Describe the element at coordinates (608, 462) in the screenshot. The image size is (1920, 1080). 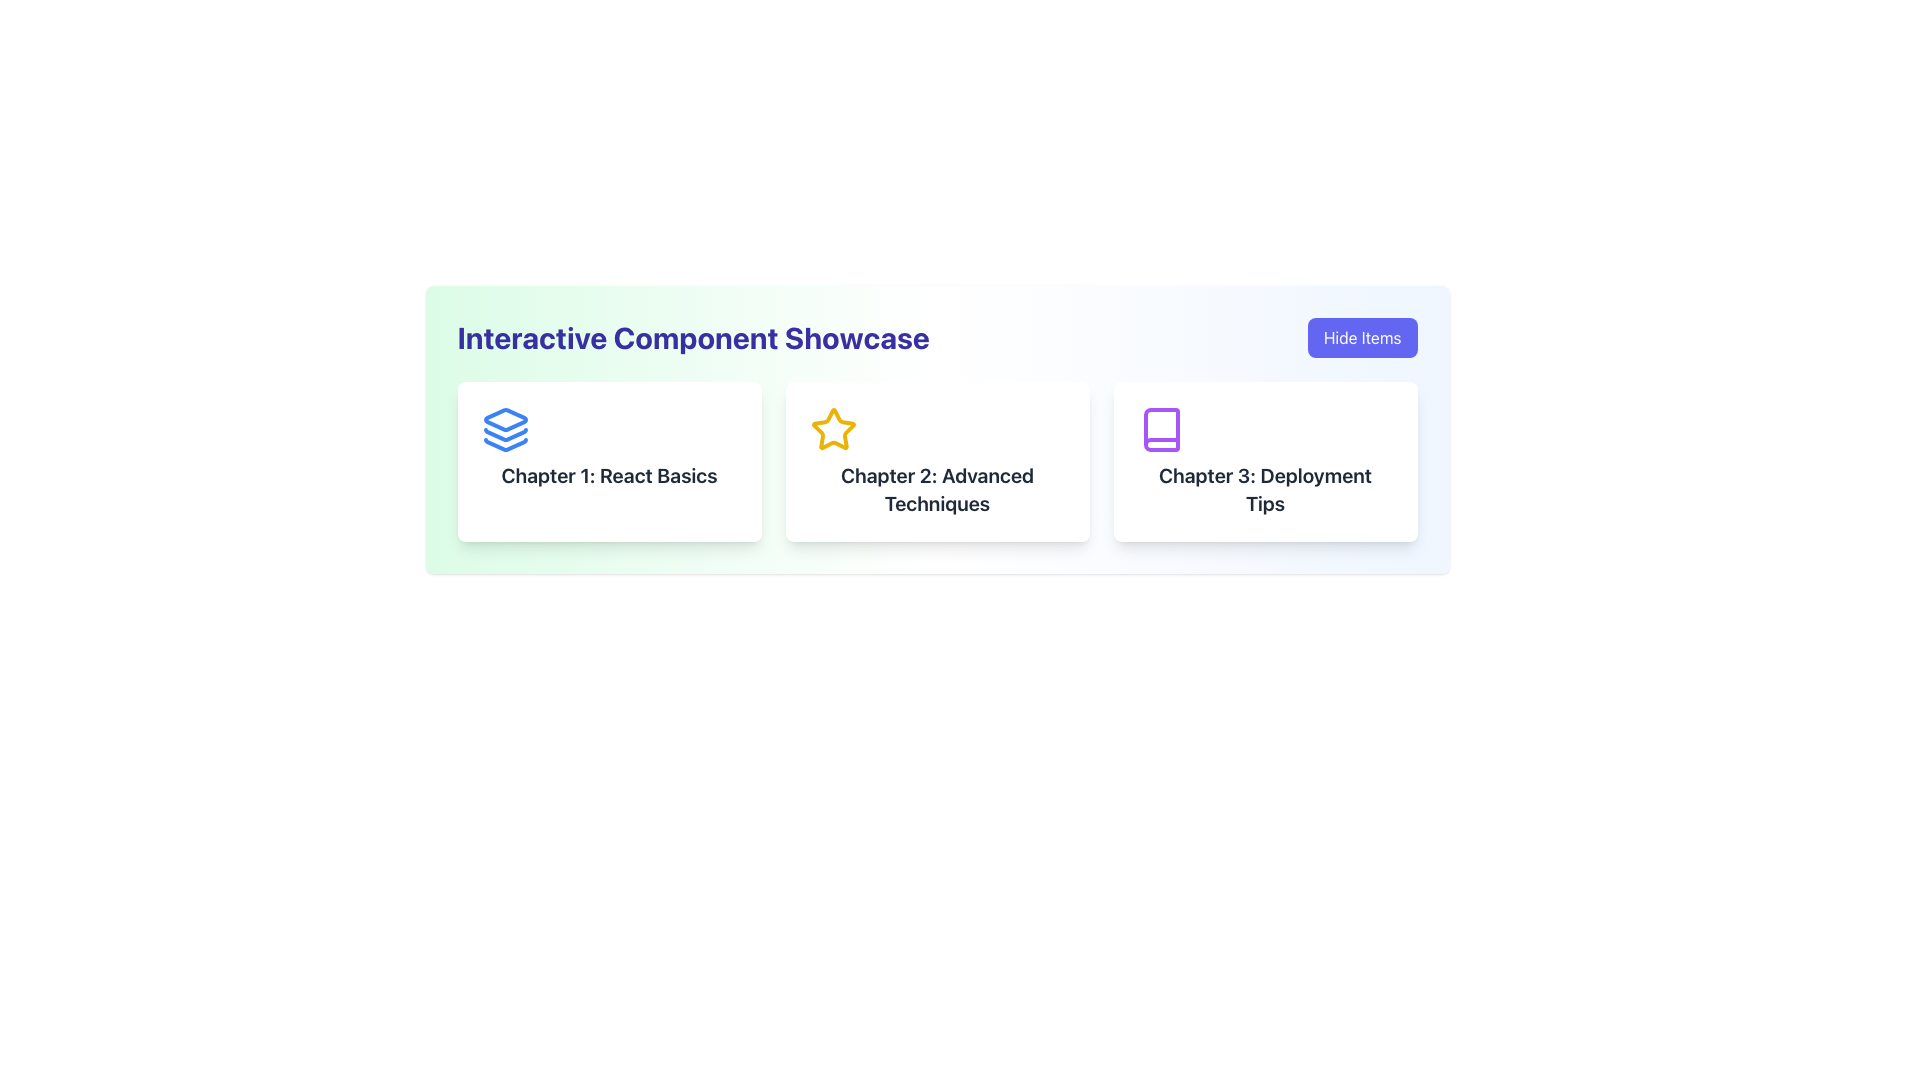
I see `the informational card that navigates to the content of the first chapter titled 'React Basics', located in the 'Interactive Component Showcase' section` at that location.